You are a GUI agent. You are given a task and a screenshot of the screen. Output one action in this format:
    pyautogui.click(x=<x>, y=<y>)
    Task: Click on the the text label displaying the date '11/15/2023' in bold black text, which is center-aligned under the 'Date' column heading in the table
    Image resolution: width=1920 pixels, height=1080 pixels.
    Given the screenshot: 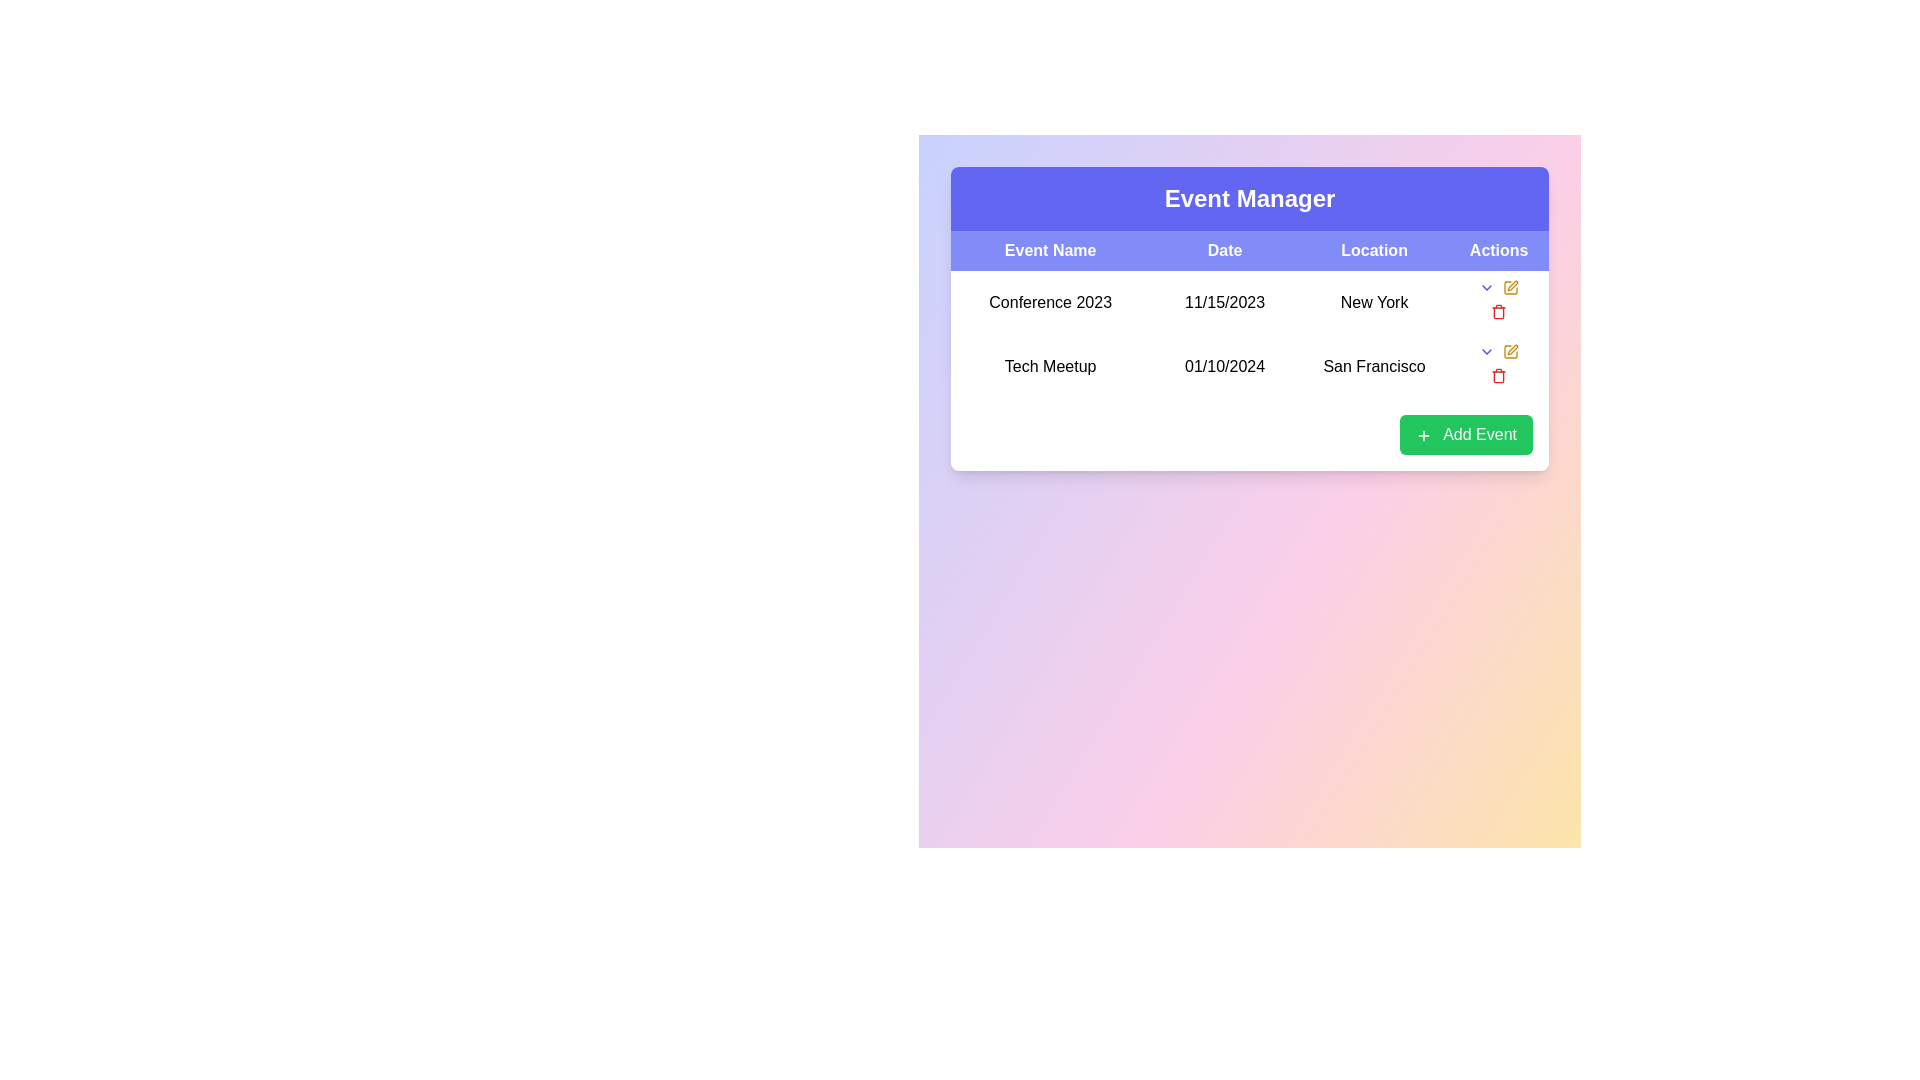 What is the action you would take?
    pyautogui.click(x=1224, y=303)
    